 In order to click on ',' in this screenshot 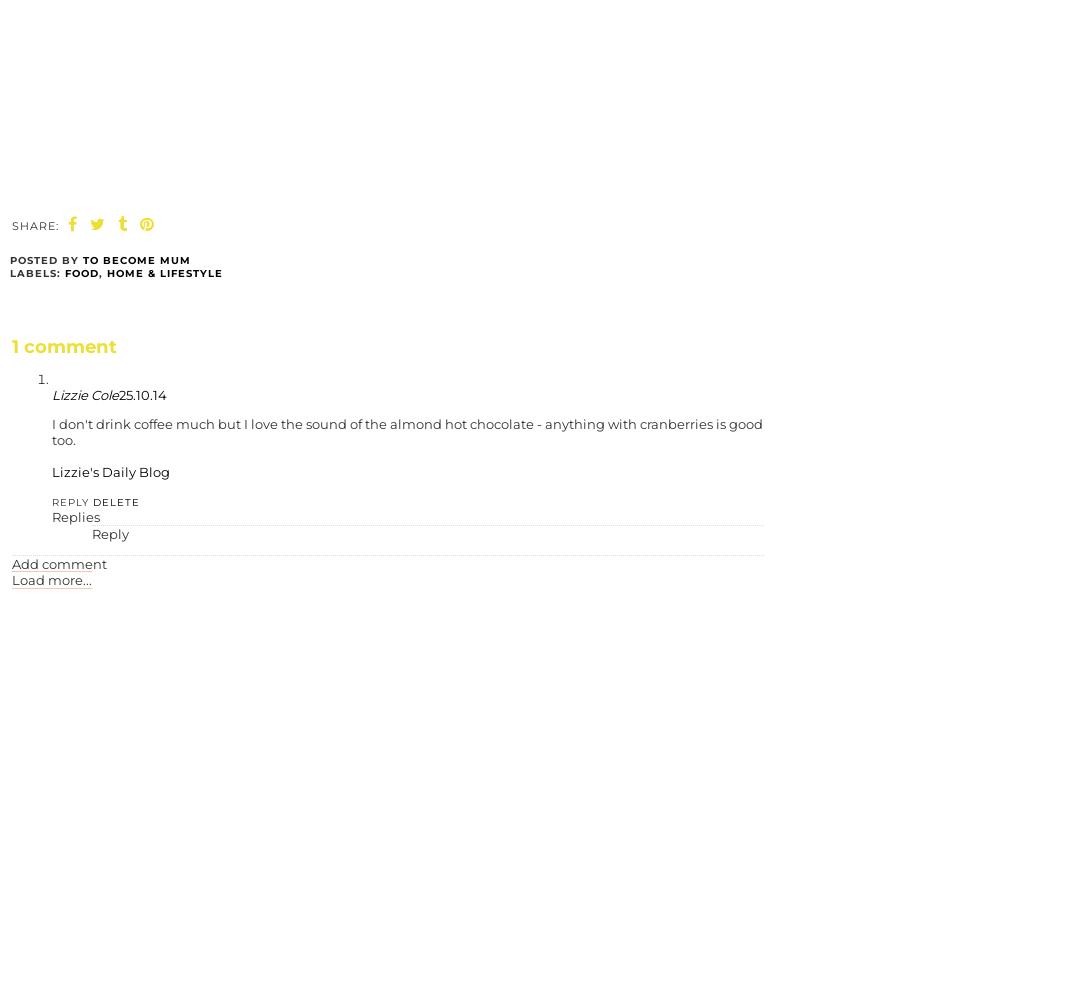, I will do `click(102, 273)`.